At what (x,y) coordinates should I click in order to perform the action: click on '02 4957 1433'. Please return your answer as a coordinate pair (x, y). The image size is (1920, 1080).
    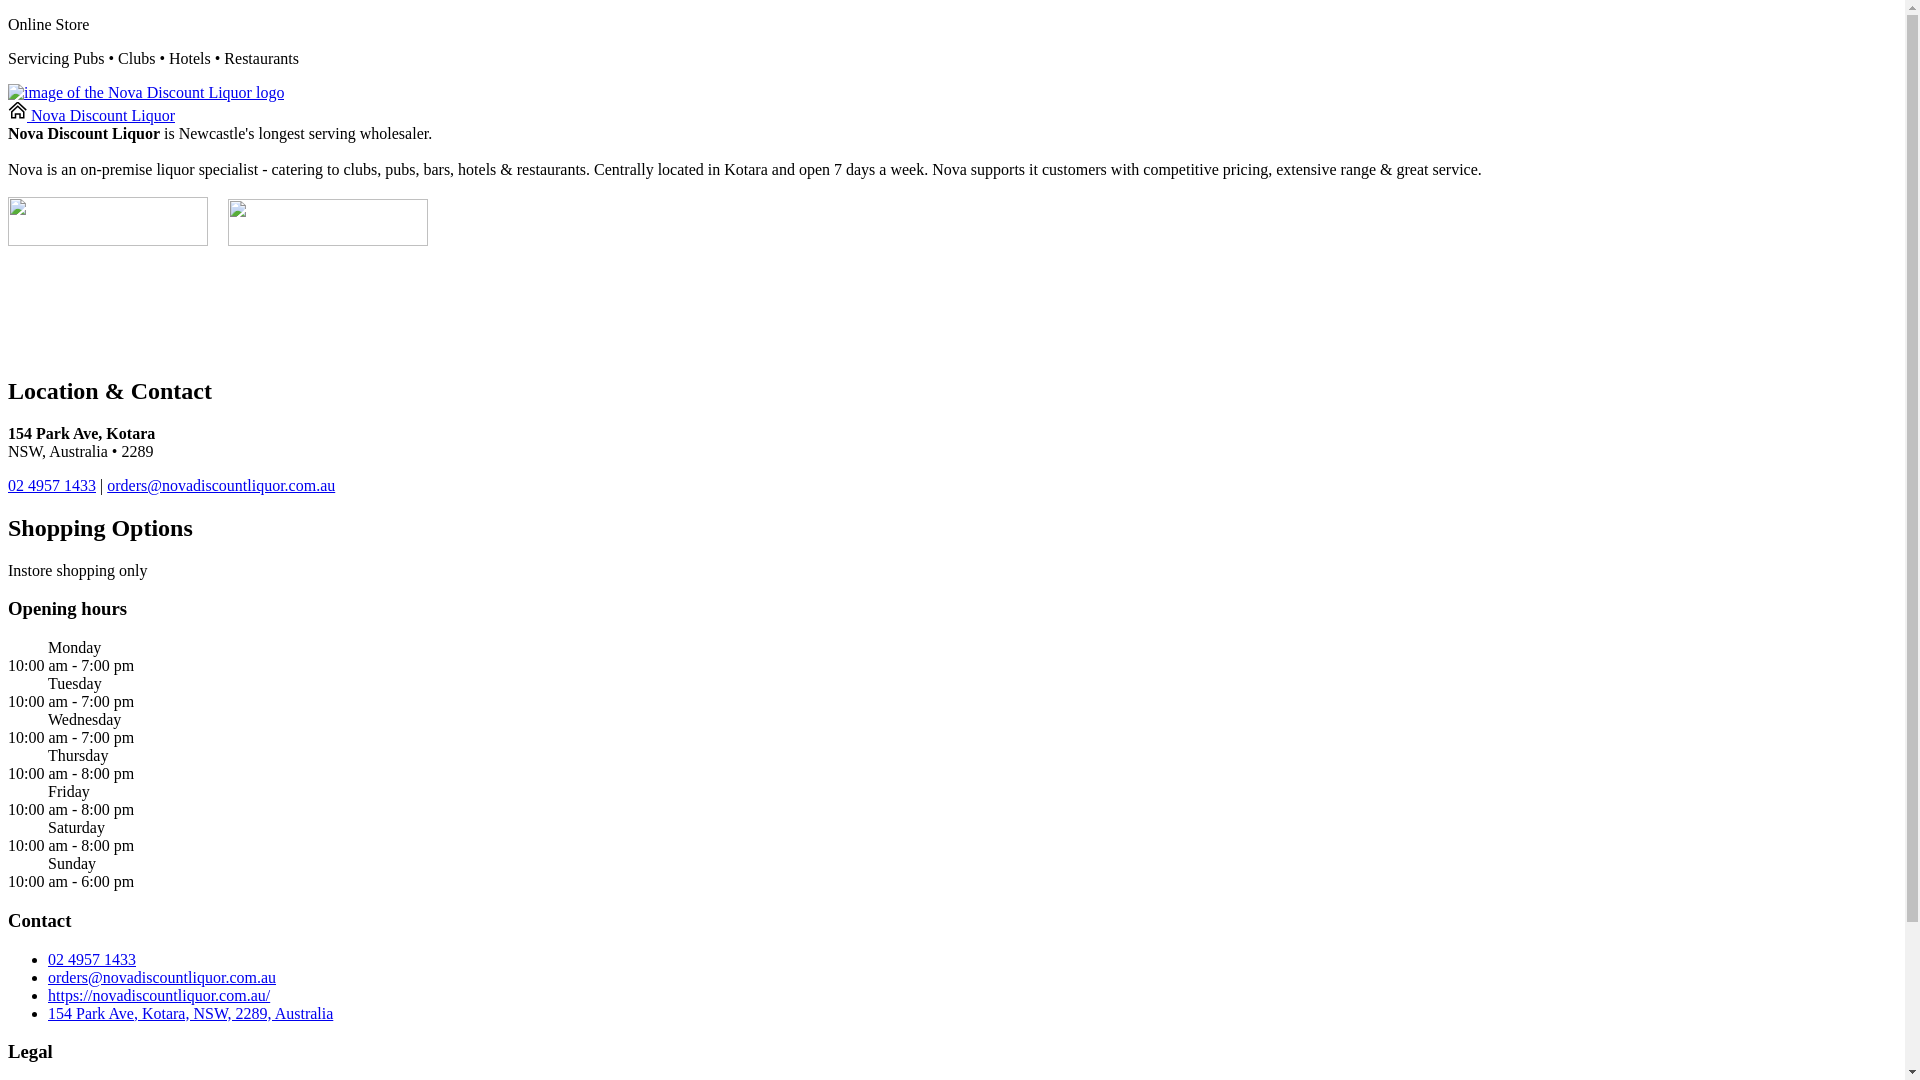
    Looking at the image, I should click on (90, 957).